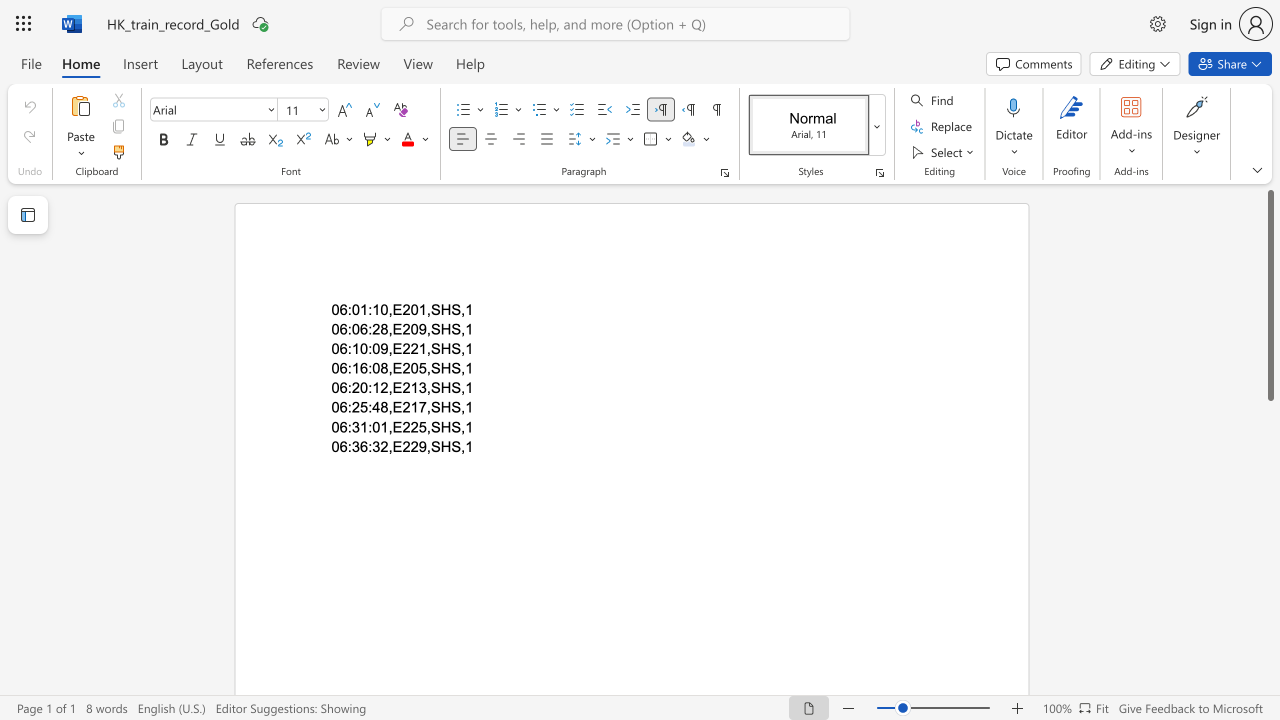  What do you see at coordinates (1269, 470) in the screenshot?
I see `the scrollbar on the right to move the page downward` at bounding box center [1269, 470].